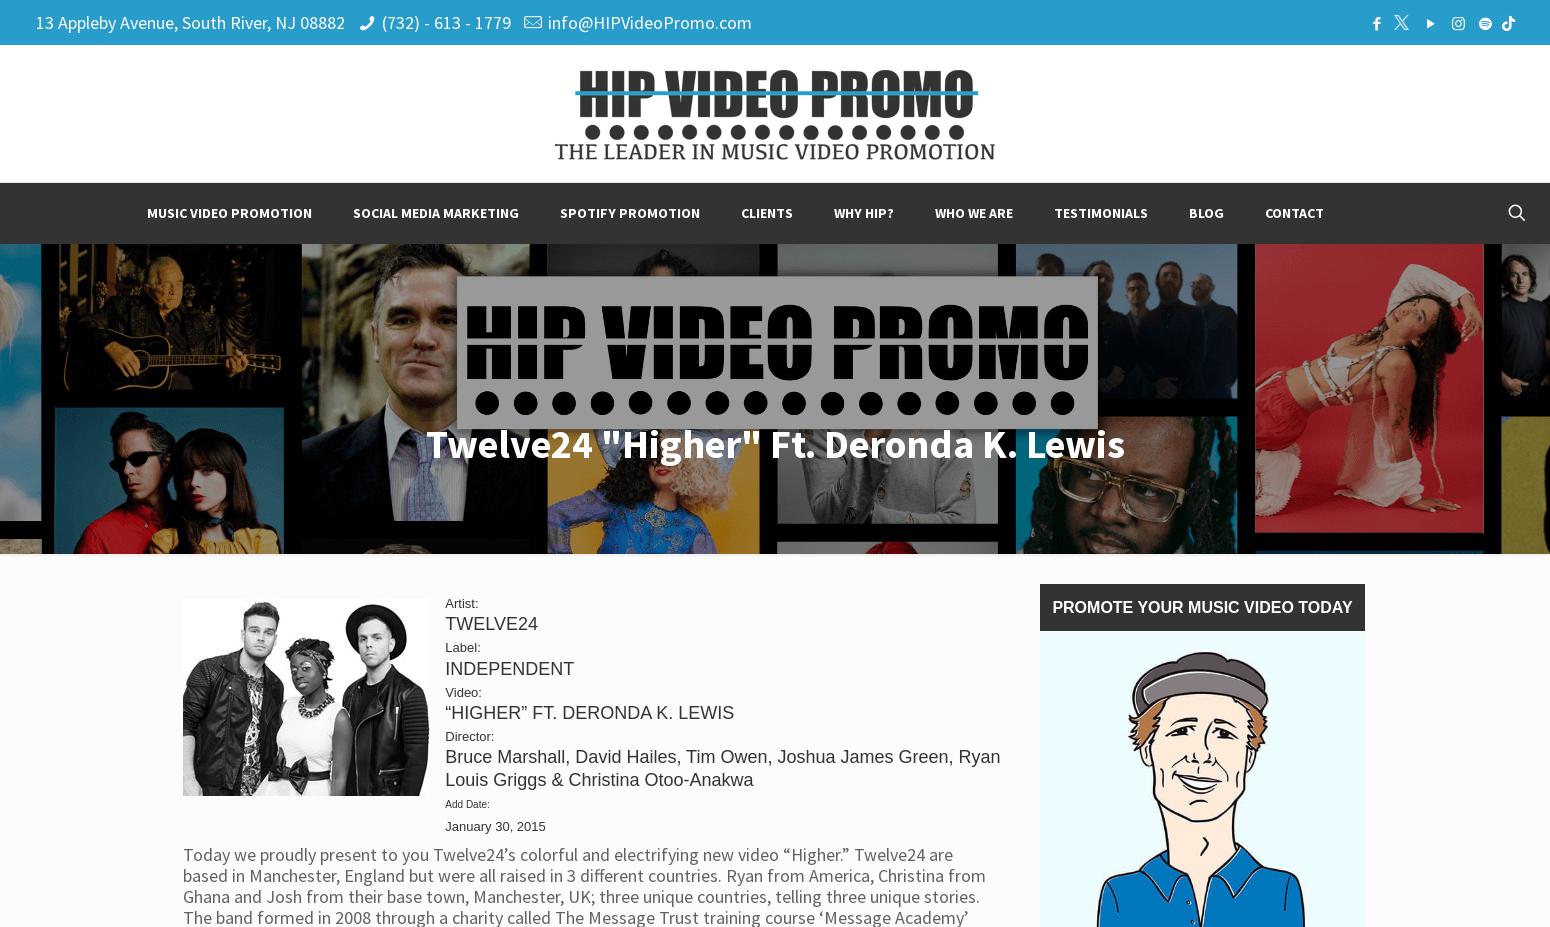  What do you see at coordinates (589, 711) in the screenshot?
I see `'“HIGHER” FT. DERONDA K. LEWIS'` at bounding box center [589, 711].